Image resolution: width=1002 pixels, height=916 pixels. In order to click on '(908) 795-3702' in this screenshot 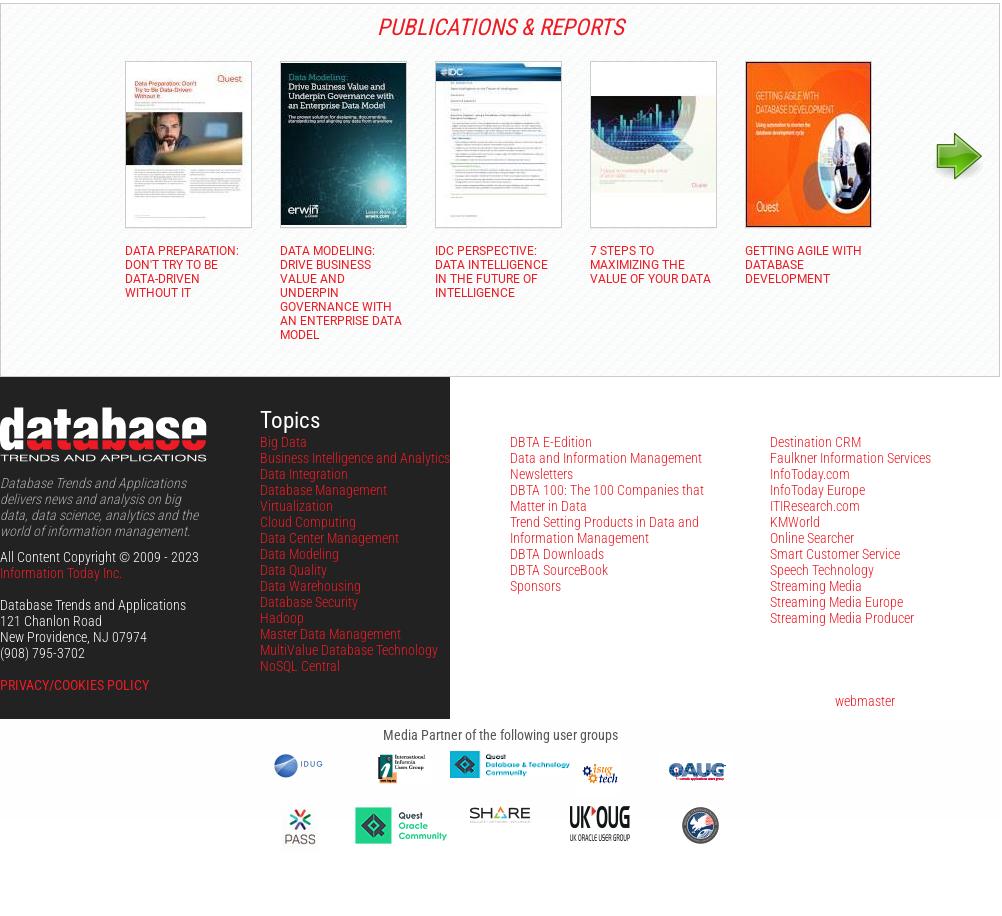, I will do `click(42, 652)`.